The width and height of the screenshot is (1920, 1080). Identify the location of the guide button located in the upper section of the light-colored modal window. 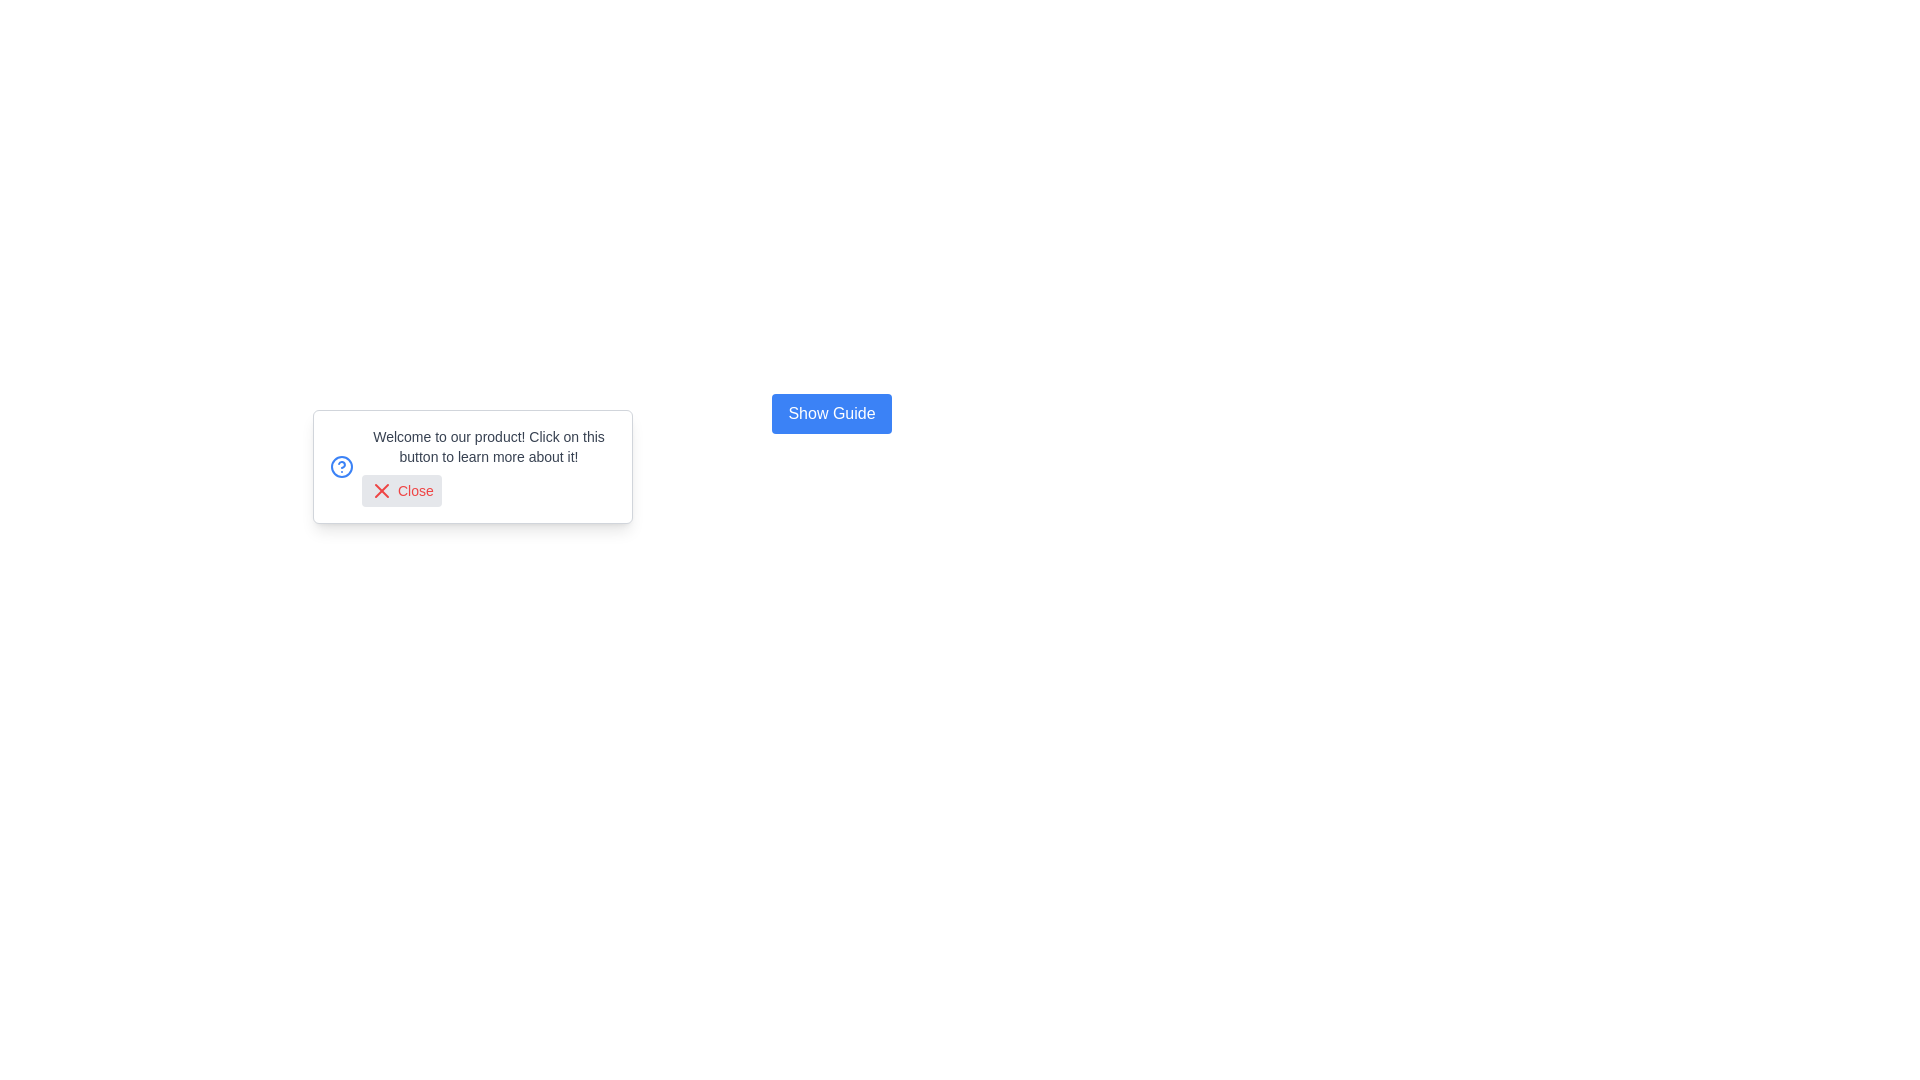
(831, 412).